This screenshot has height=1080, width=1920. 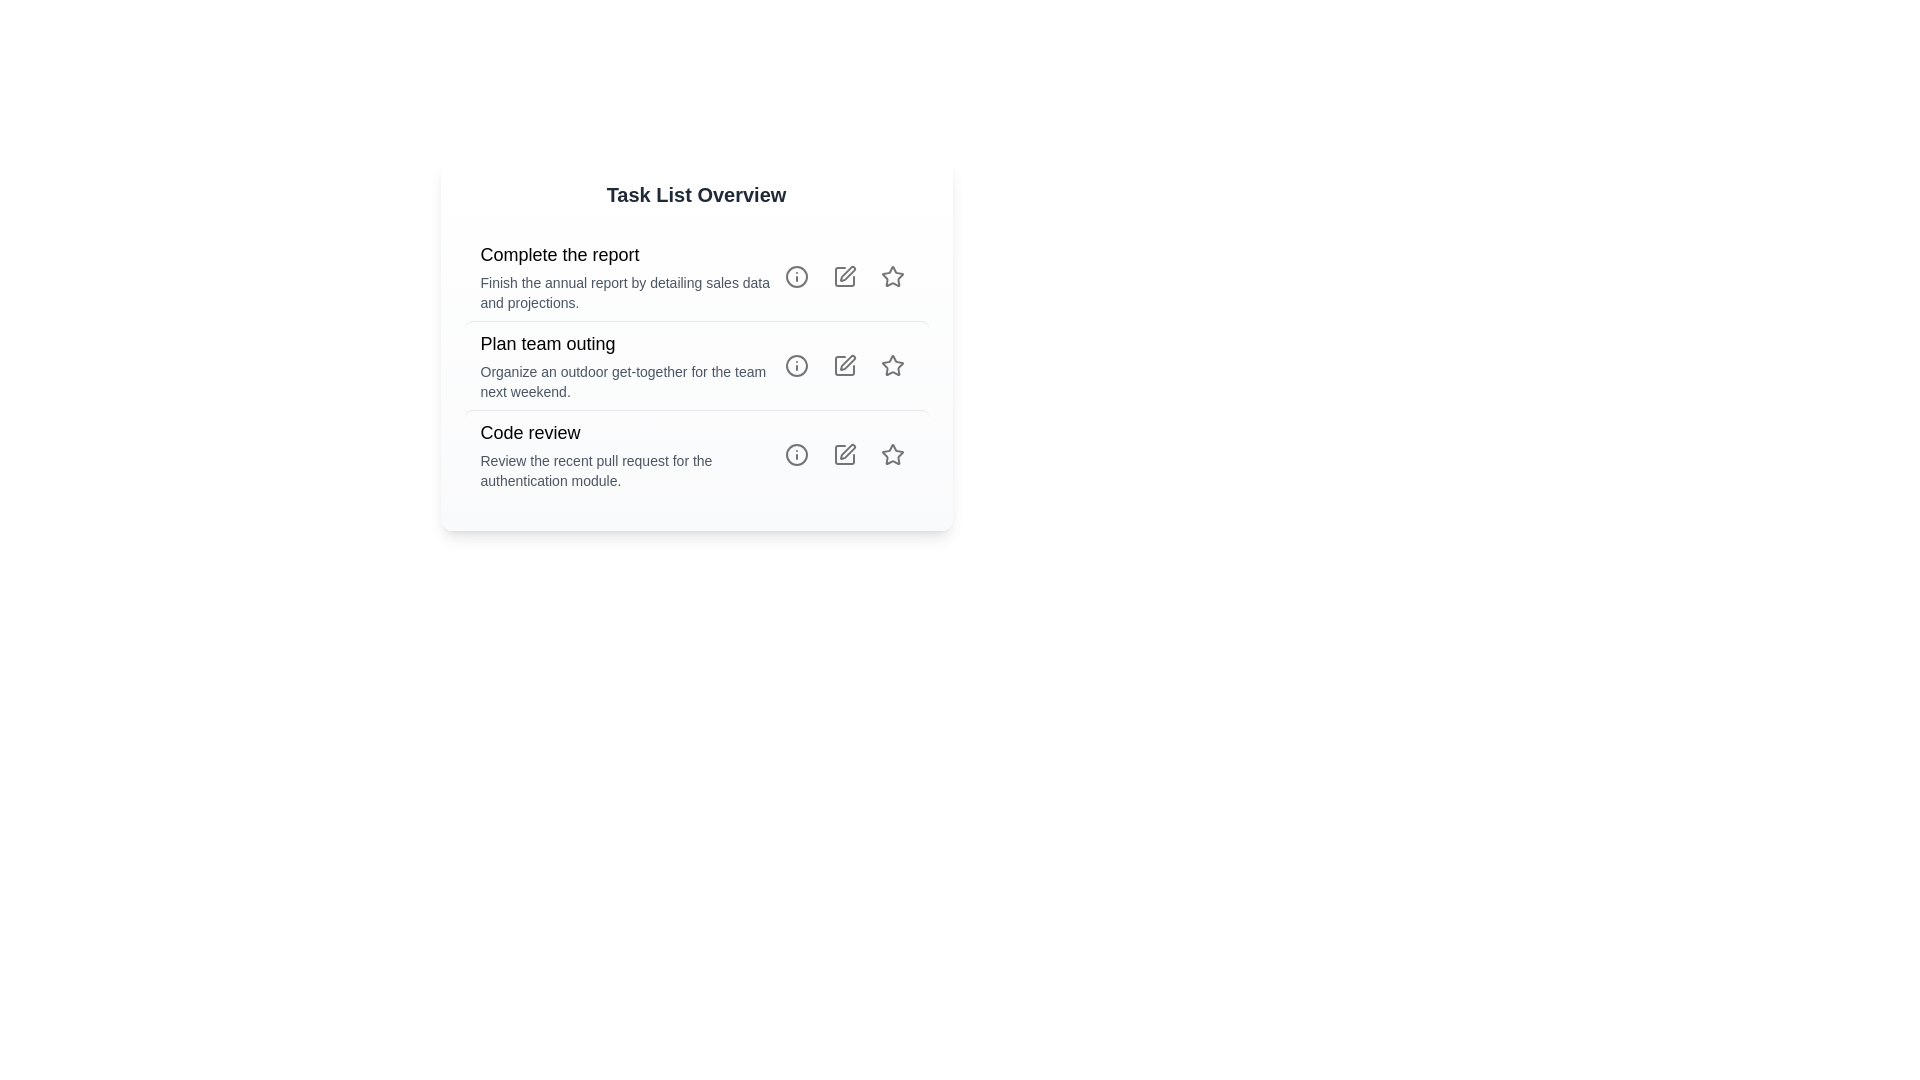 I want to click on the green circular button with a pencil icon, located between the blue info button and the yellow star button in the row titled 'Plan team outing', so click(x=844, y=366).